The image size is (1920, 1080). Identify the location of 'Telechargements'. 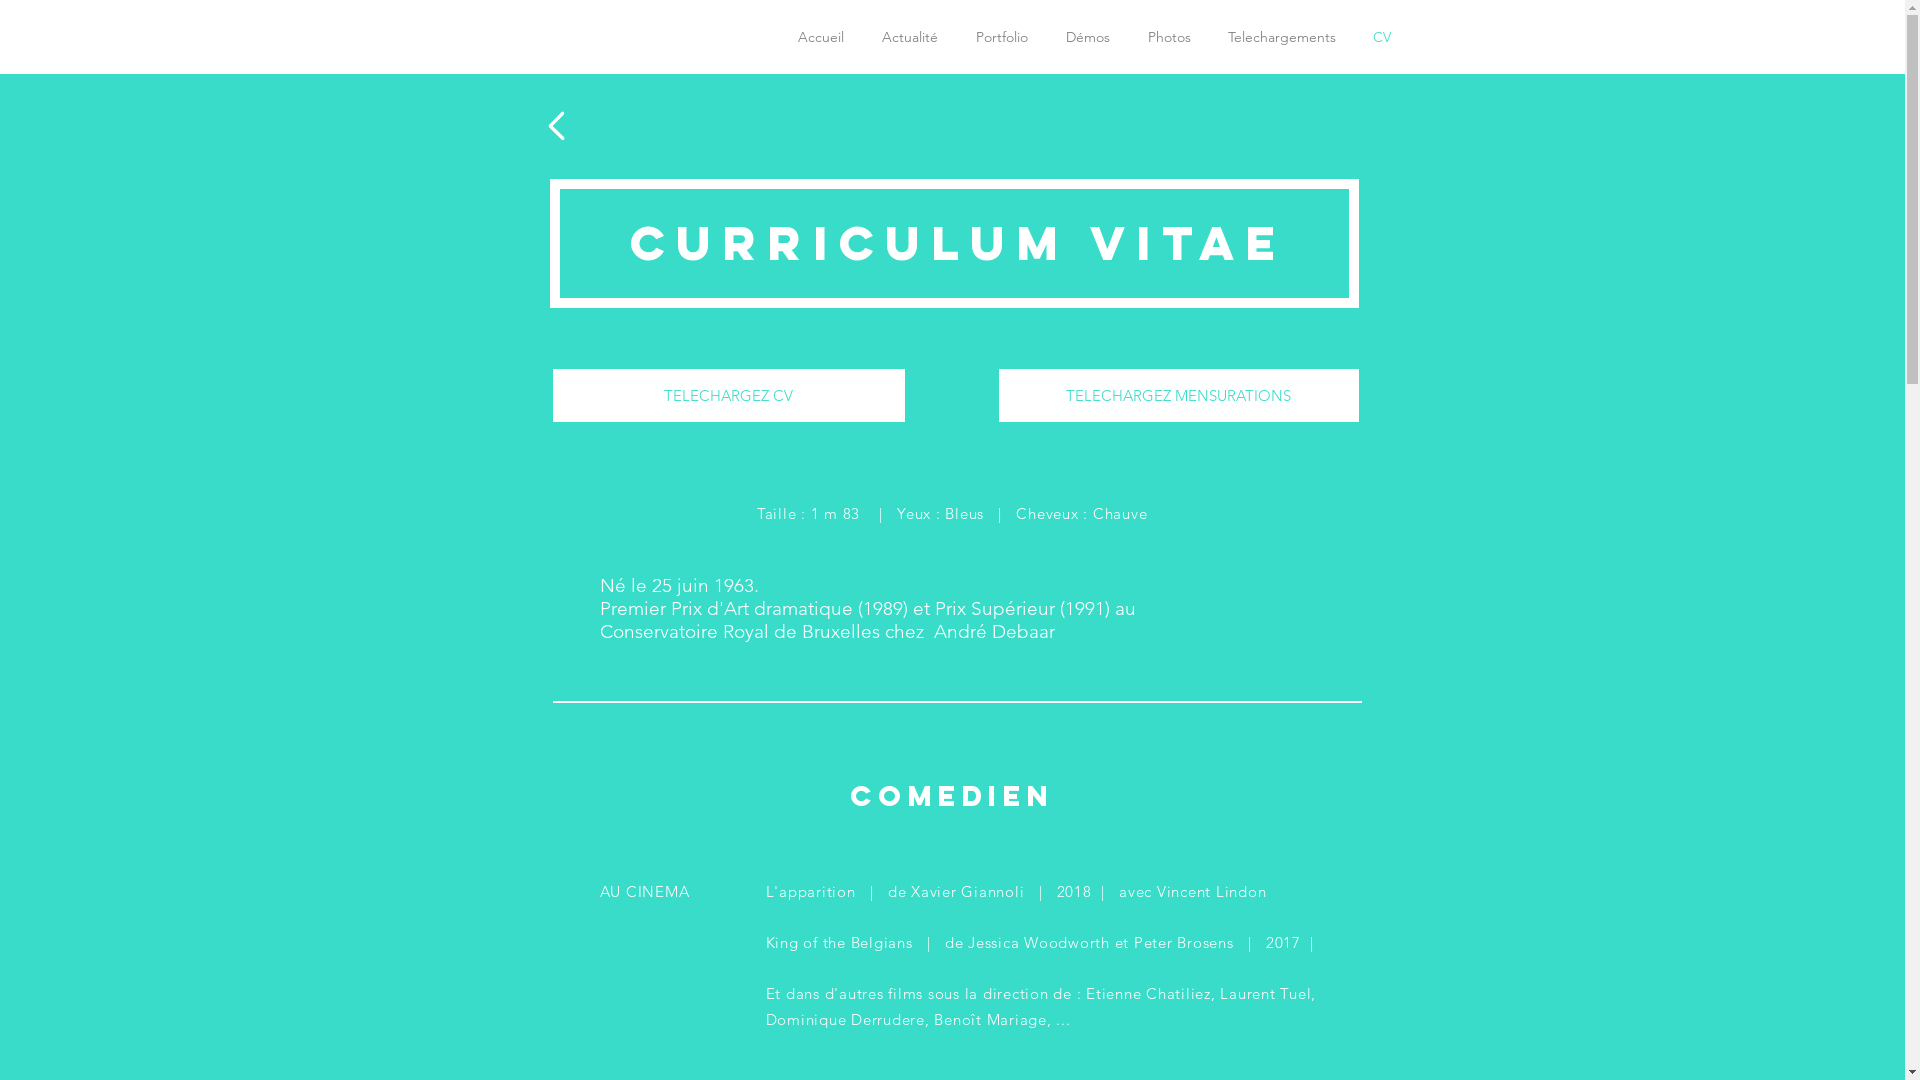
(1208, 37).